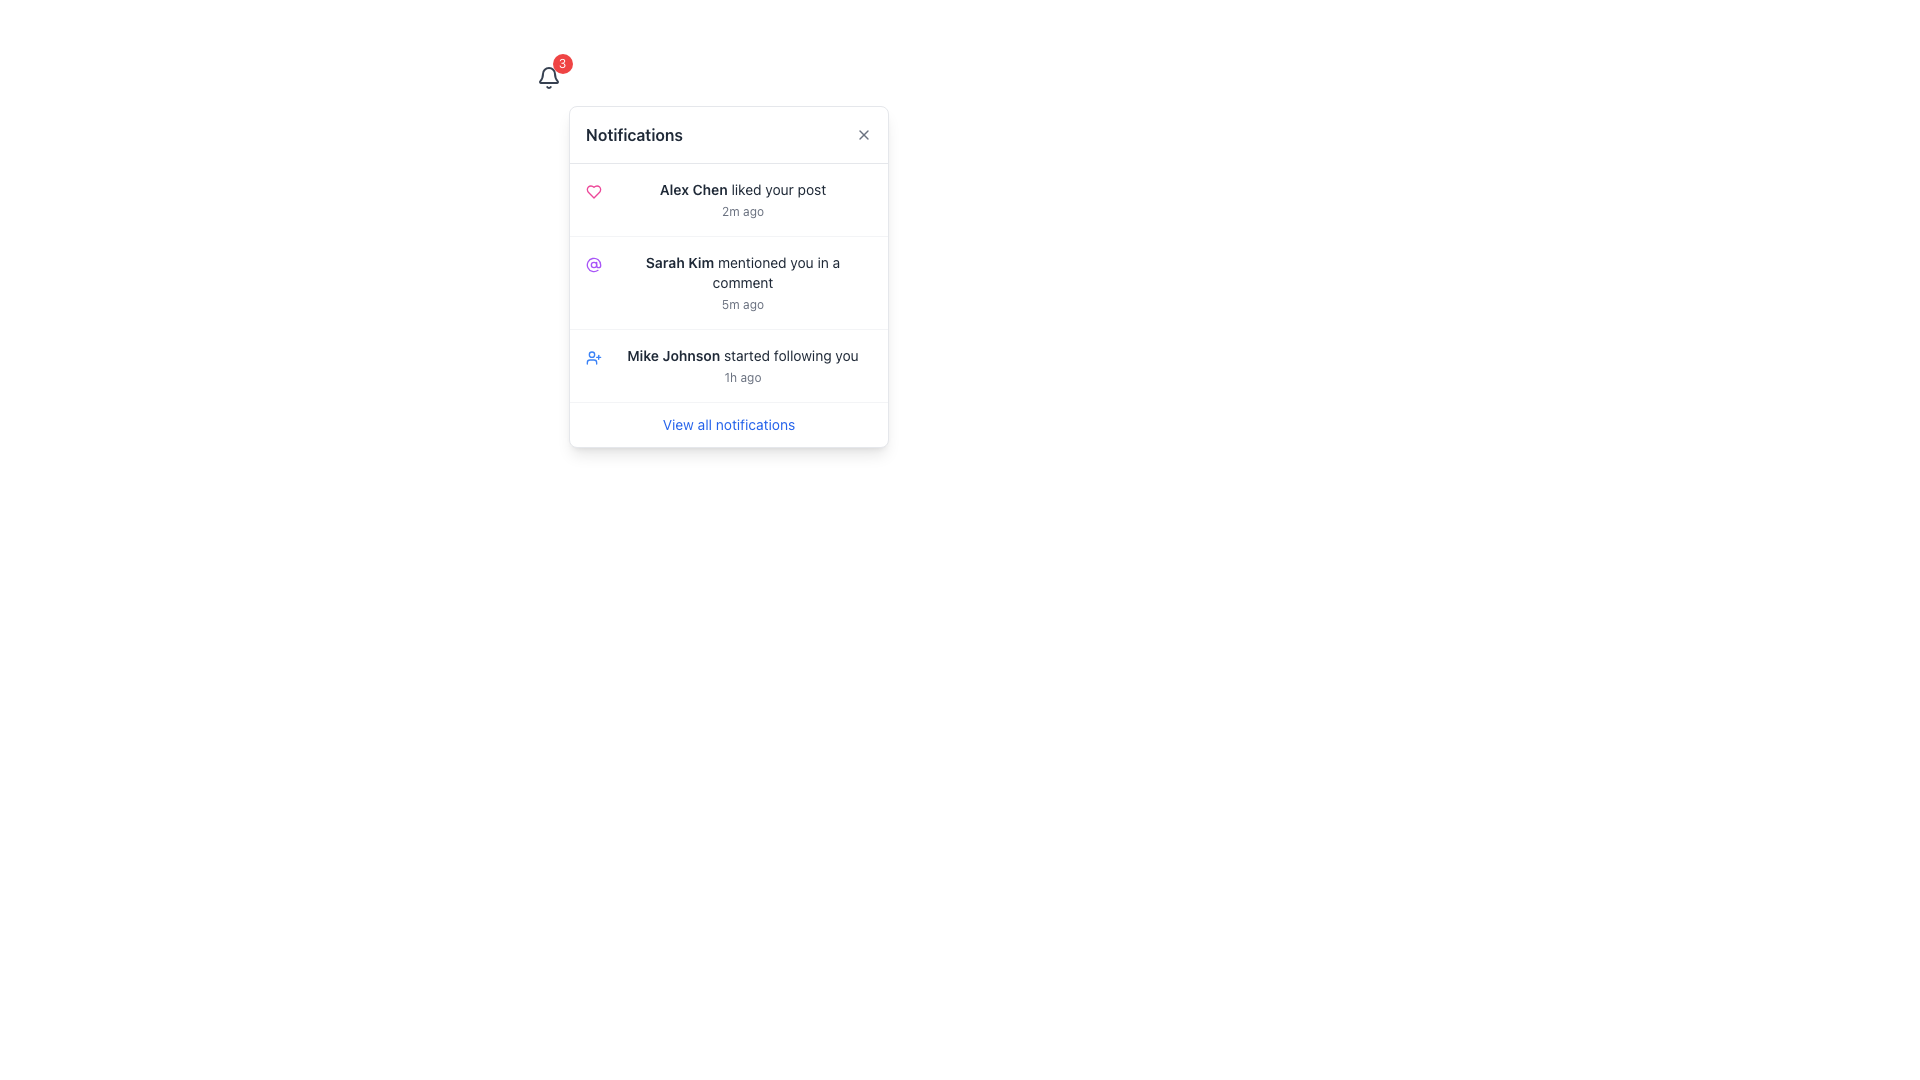  What do you see at coordinates (728, 366) in the screenshot?
I see `the third notification entry in the dropdown panel that informs the user of a new follower interaction` at bounding box center [728, 366].